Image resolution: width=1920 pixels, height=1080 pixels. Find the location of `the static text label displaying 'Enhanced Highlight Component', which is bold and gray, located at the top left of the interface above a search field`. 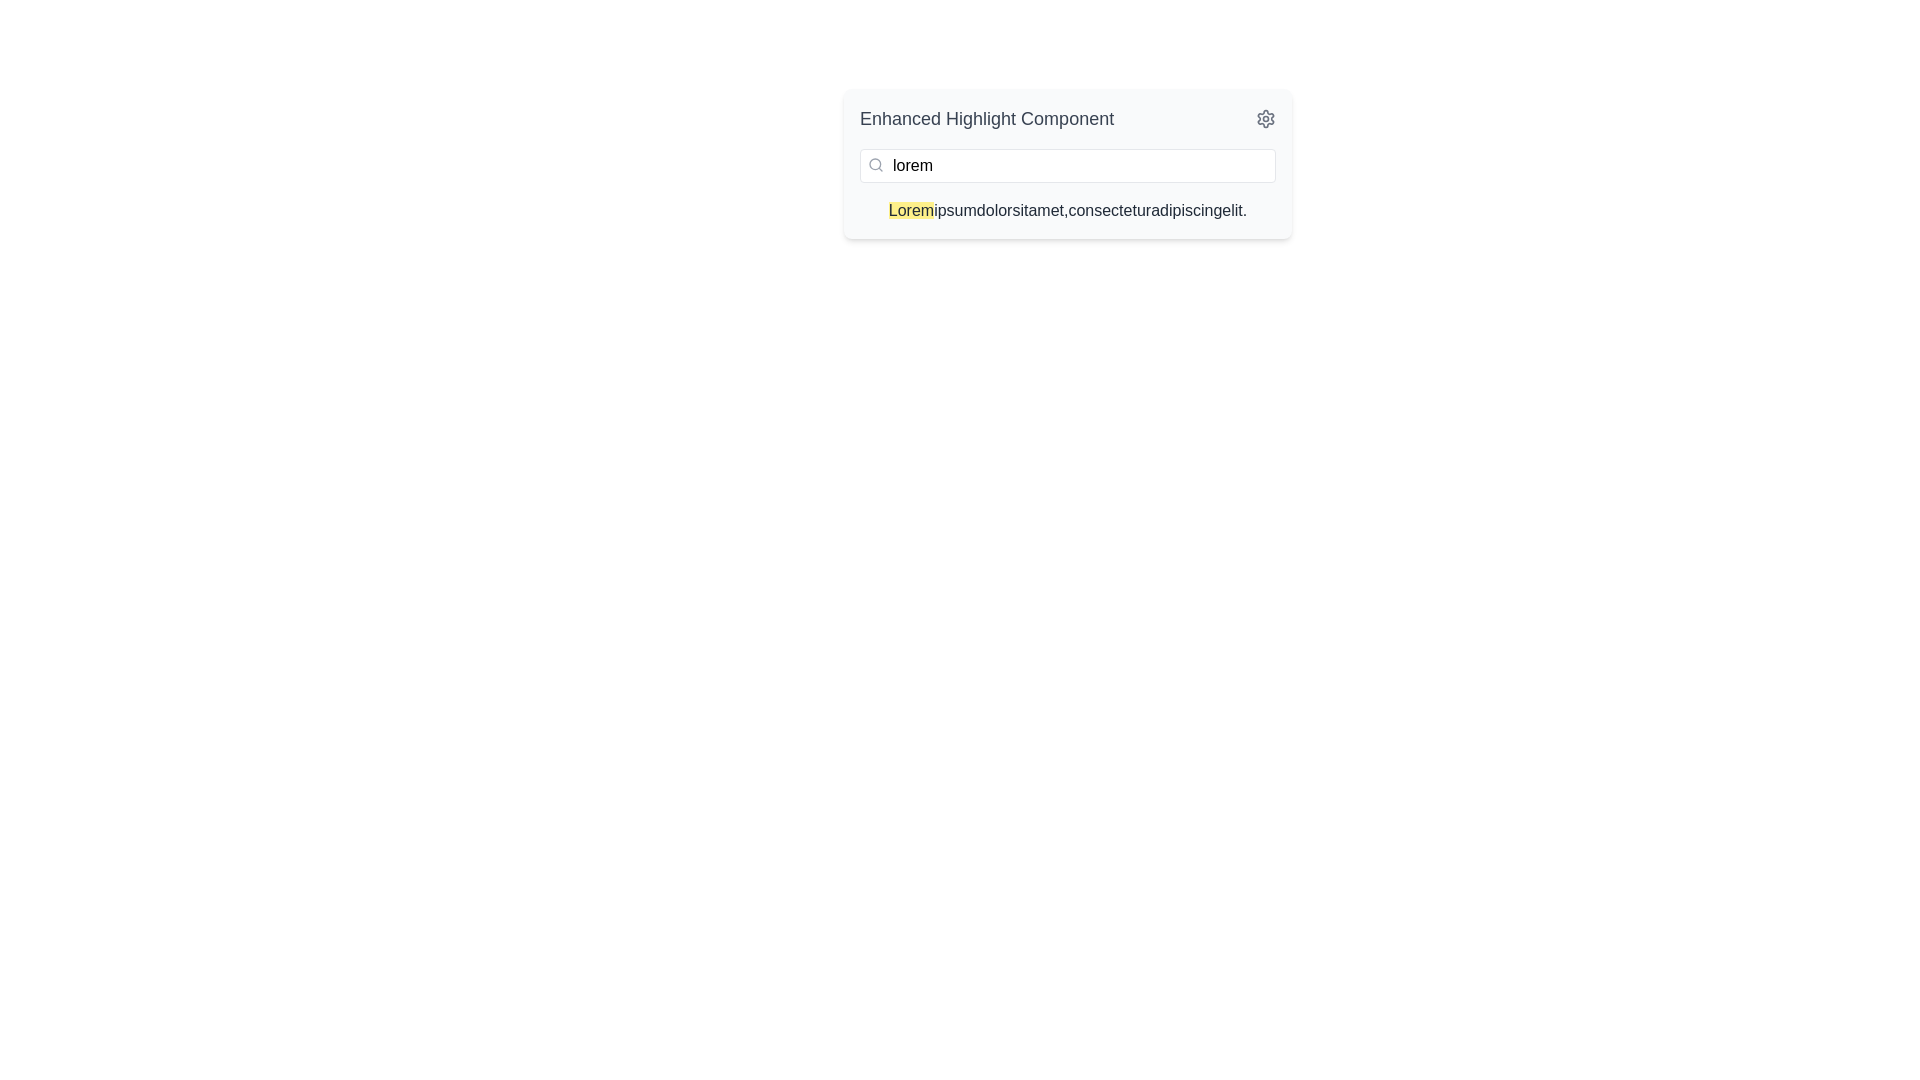

the static text label displaying 'Enhanced Highlight Component', which is bold and gray, located at the top left of the interface above a search field is located at coordinates (987, 119).